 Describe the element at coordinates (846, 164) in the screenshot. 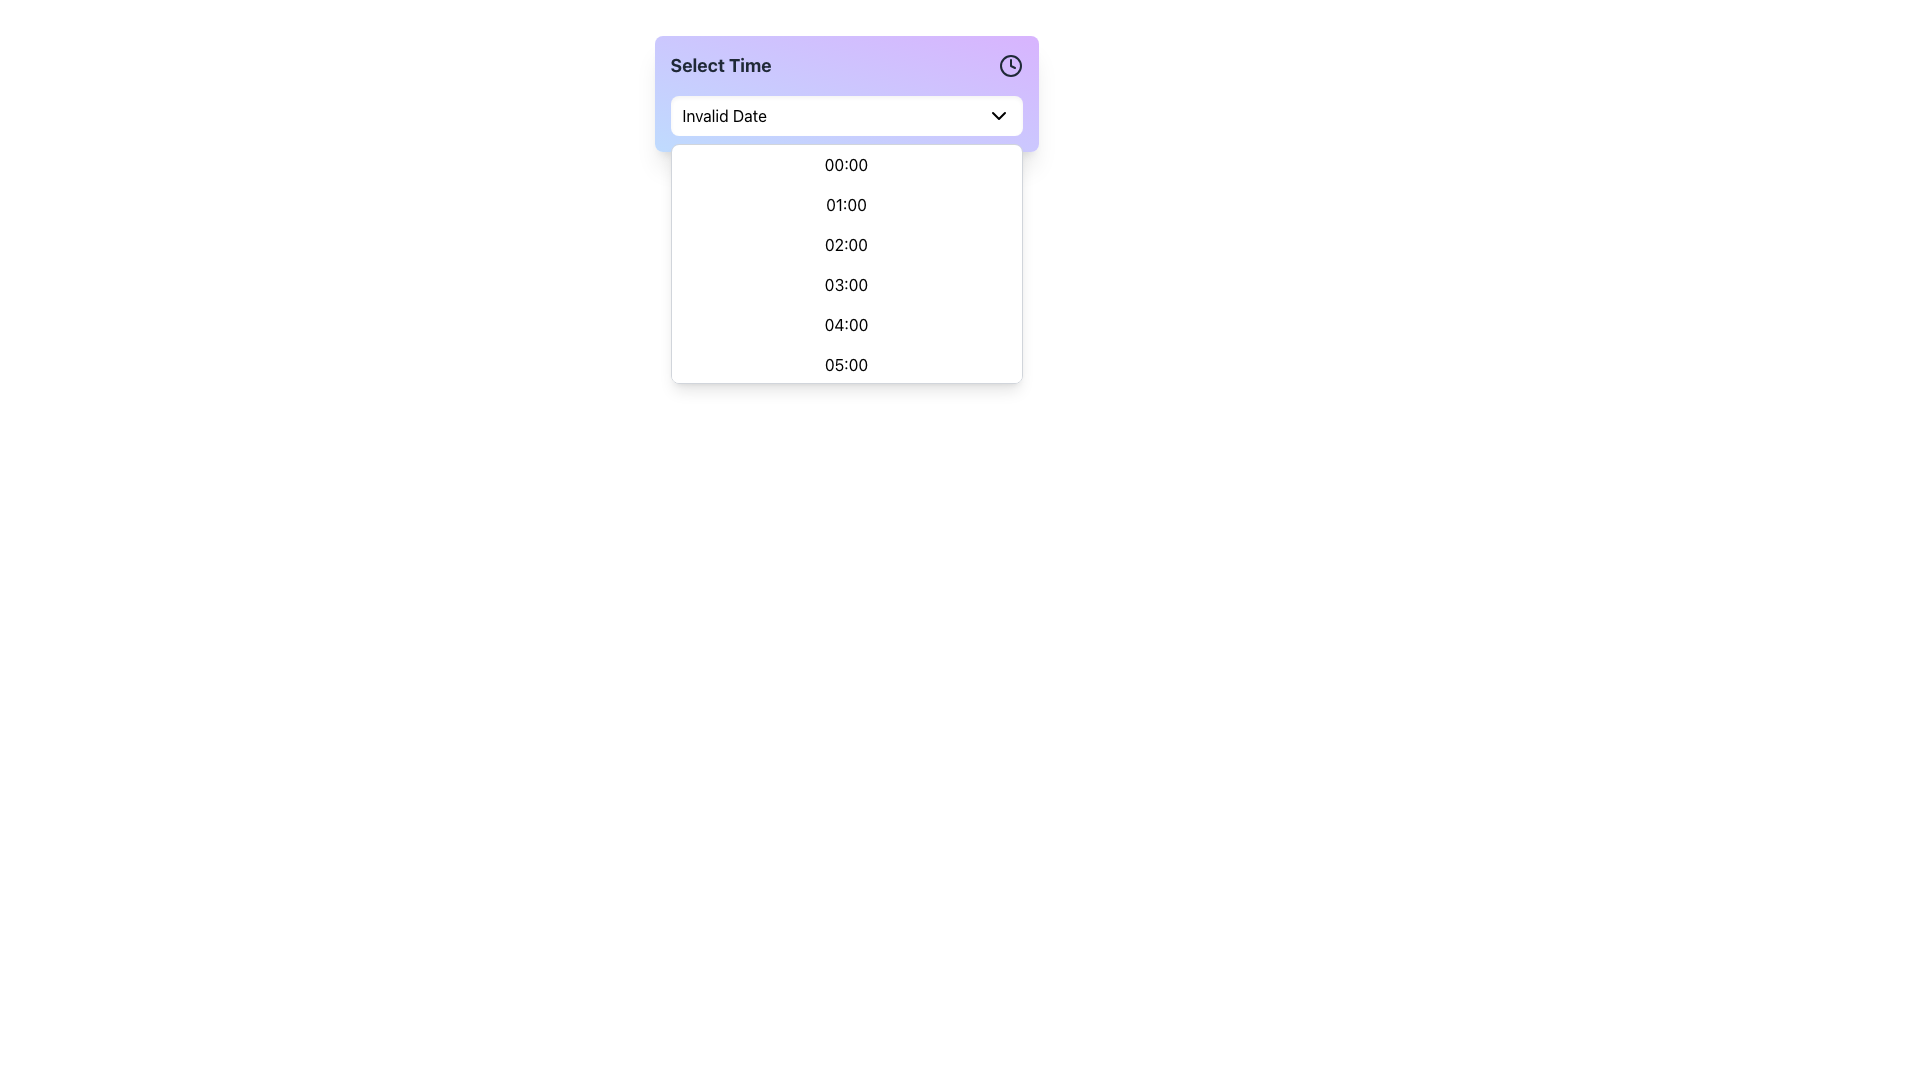

I see `the first selectable time option ('00:00') in the dropdown menu` at that location.